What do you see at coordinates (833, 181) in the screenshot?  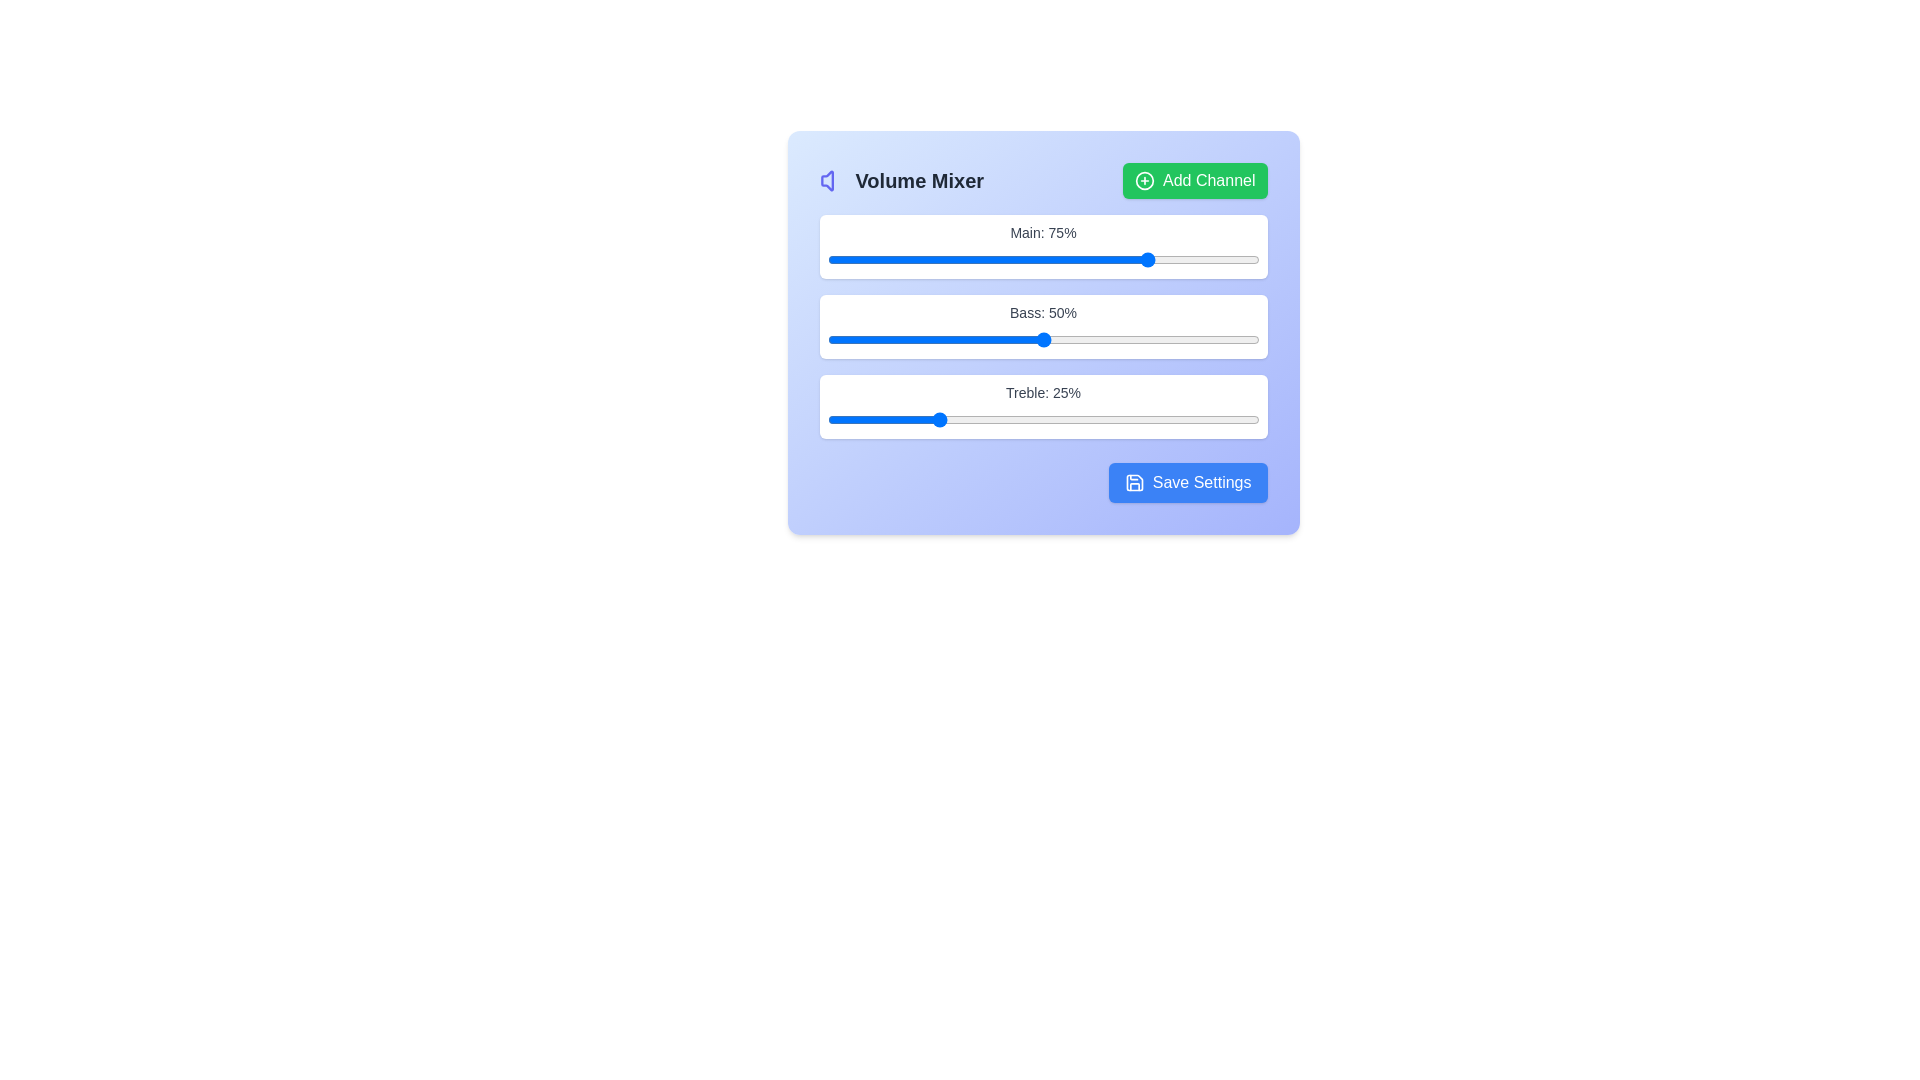 I see `the audio control icon associated with the 'Volume Mixer' label, located at the top-left section of the interface` at bounding box center [833, 181].